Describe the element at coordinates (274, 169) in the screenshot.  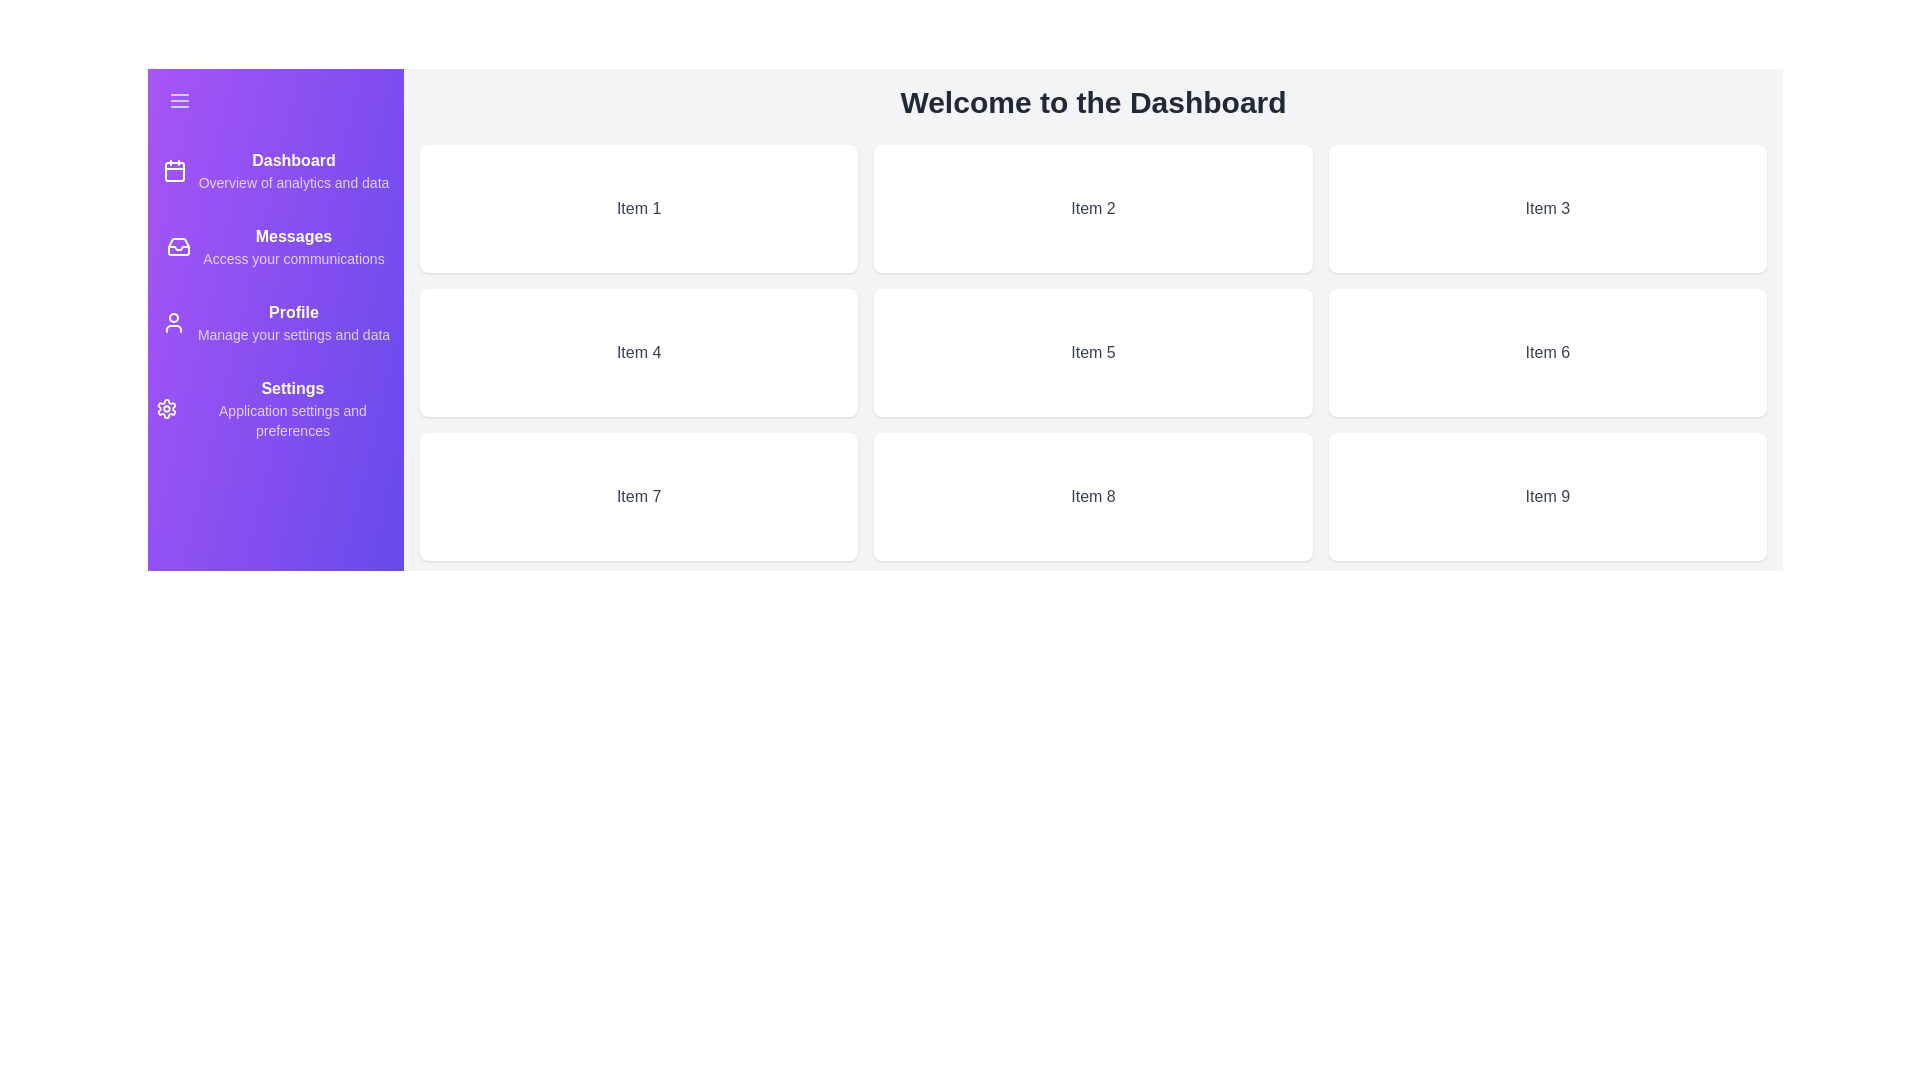
I see `the navigation item corresponding to Dashboard` at that location.